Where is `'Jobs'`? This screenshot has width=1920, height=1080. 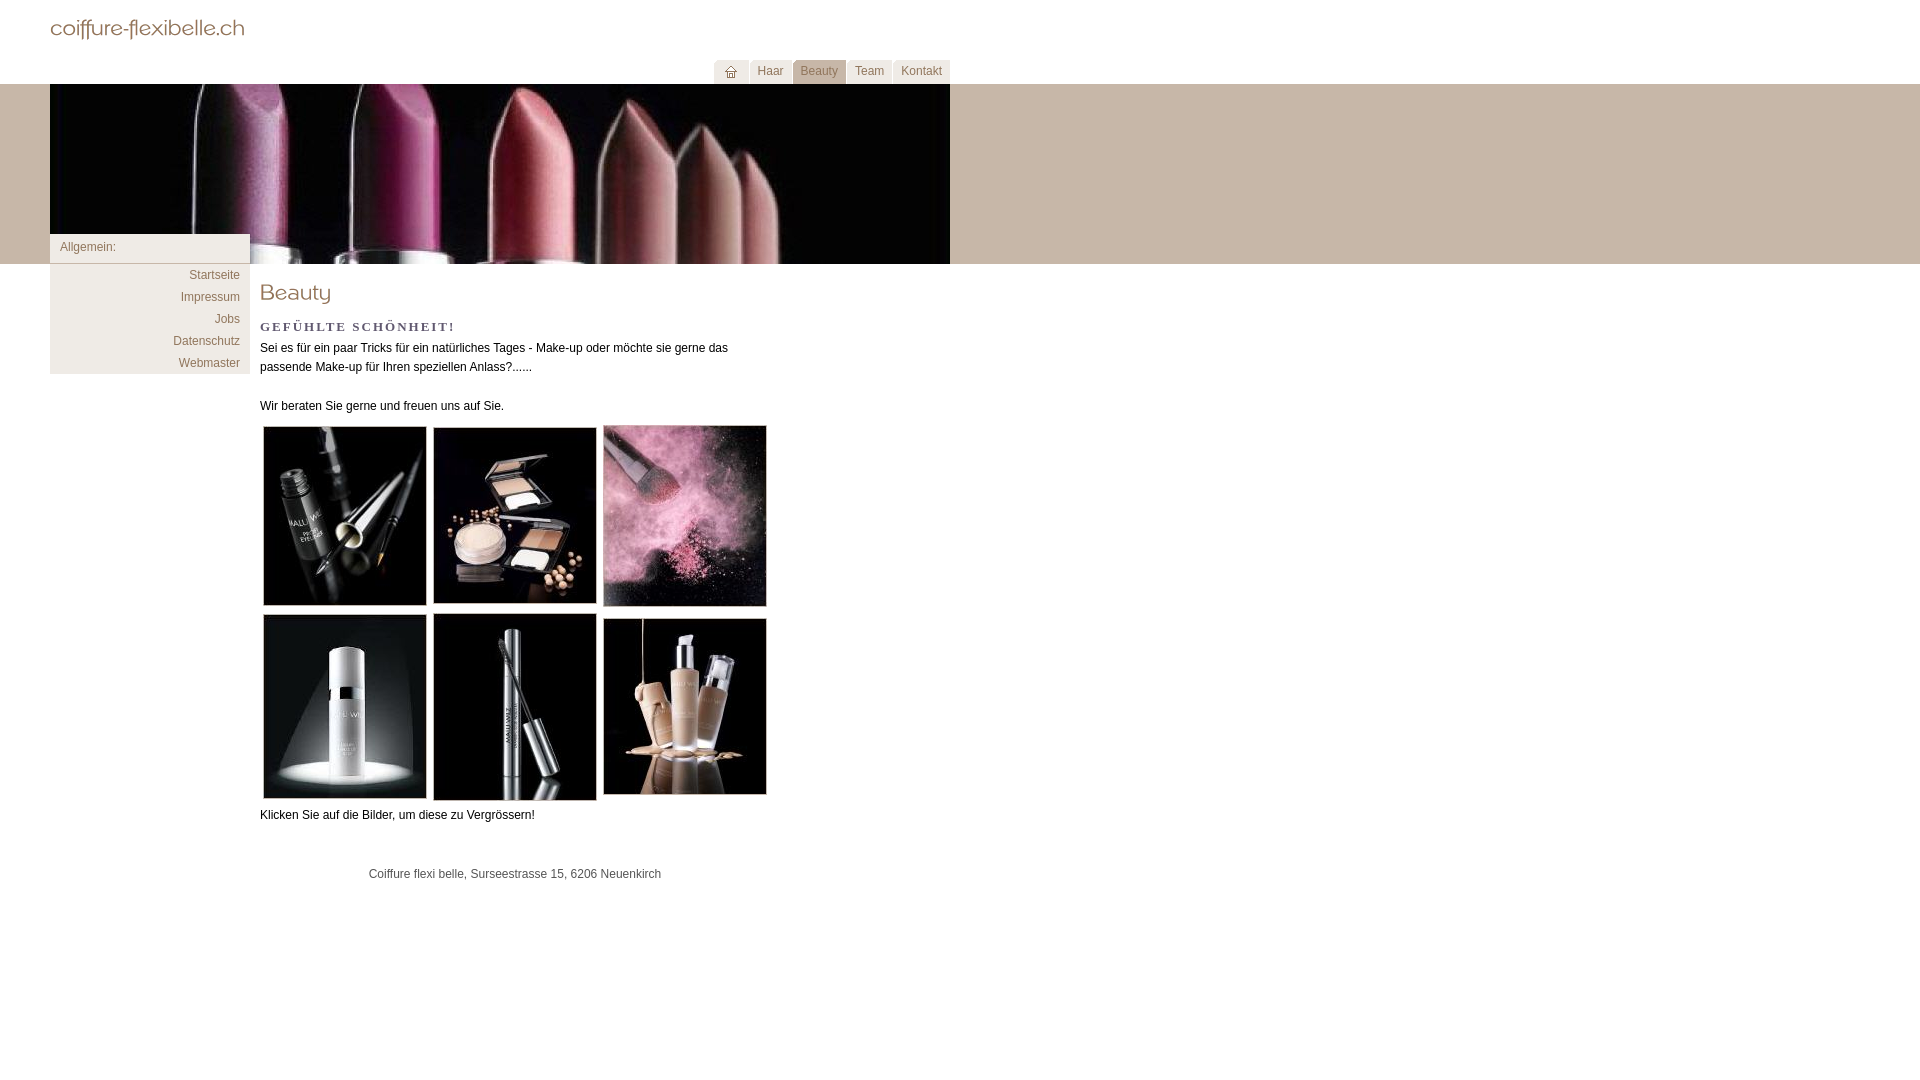
'Jobs' is located at coordinates (227, 318).